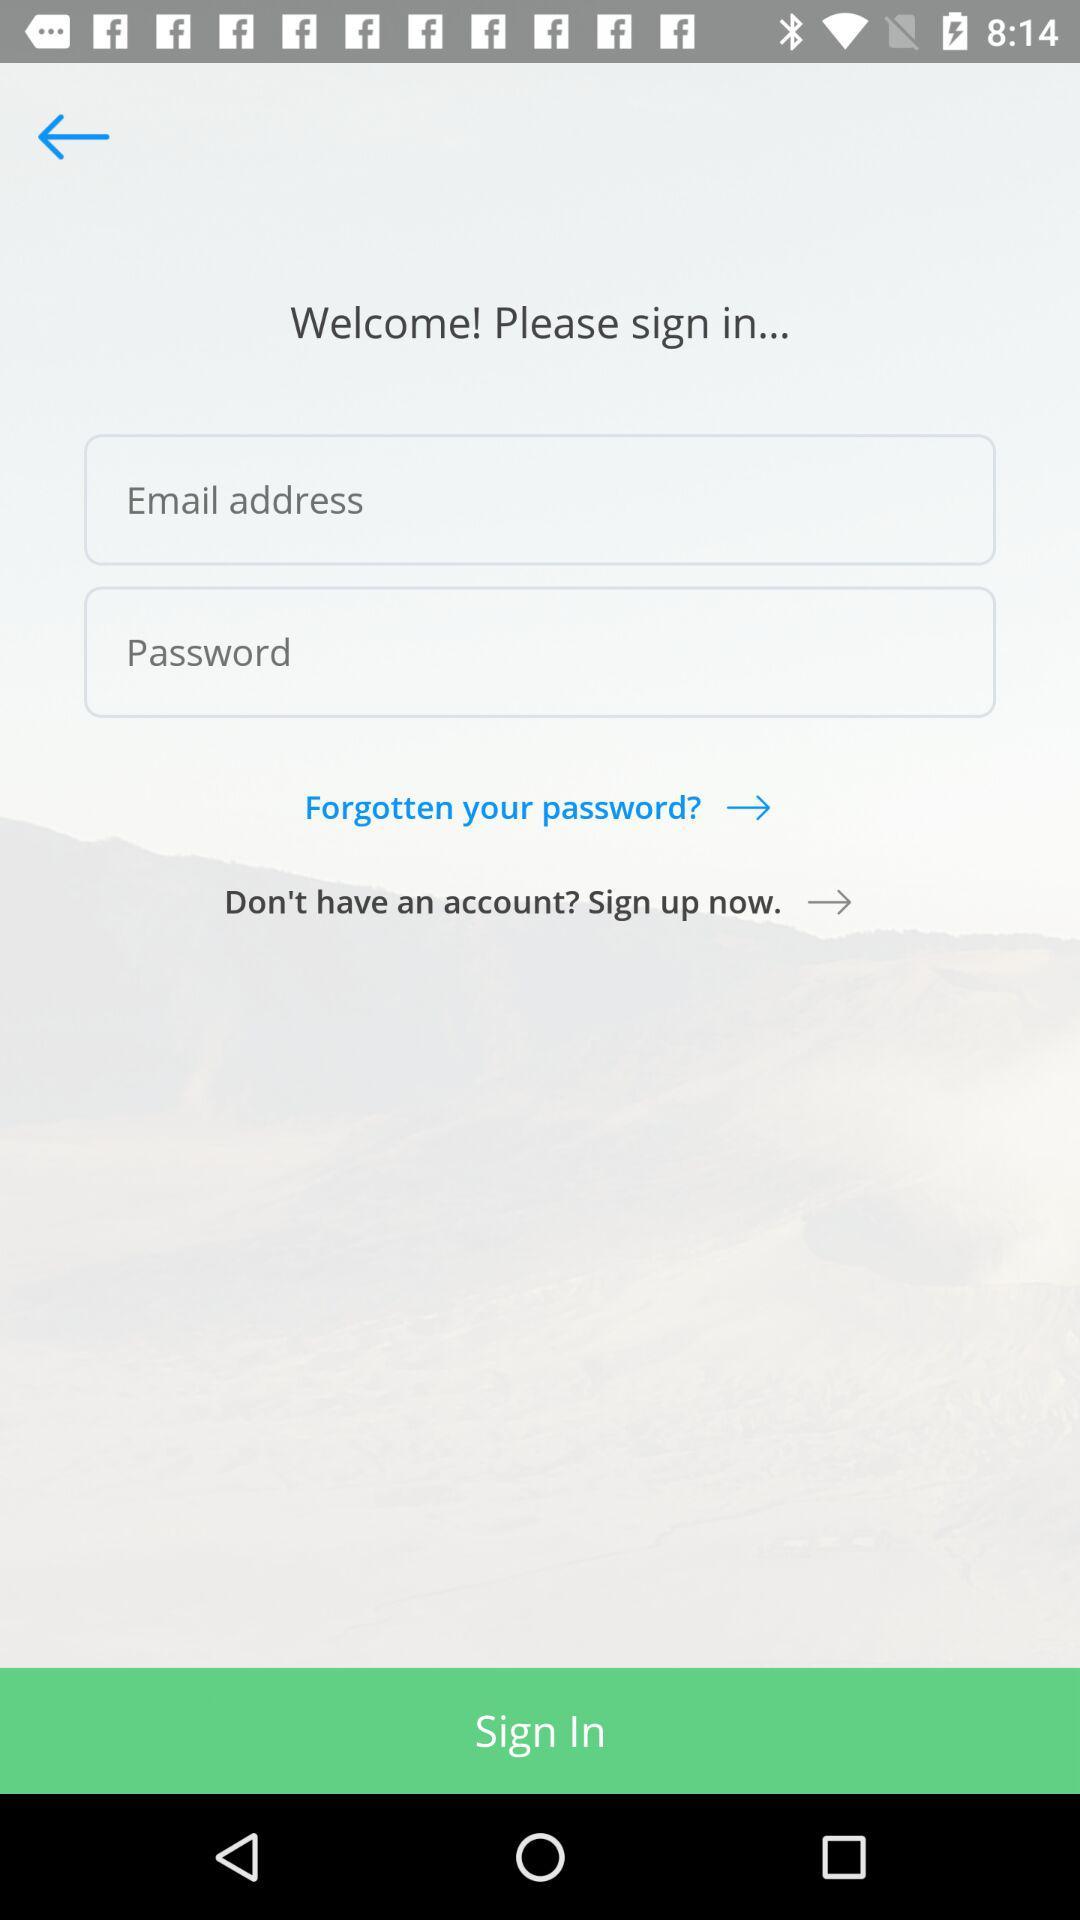  I want to click on don t have icon, so click(540, 900).